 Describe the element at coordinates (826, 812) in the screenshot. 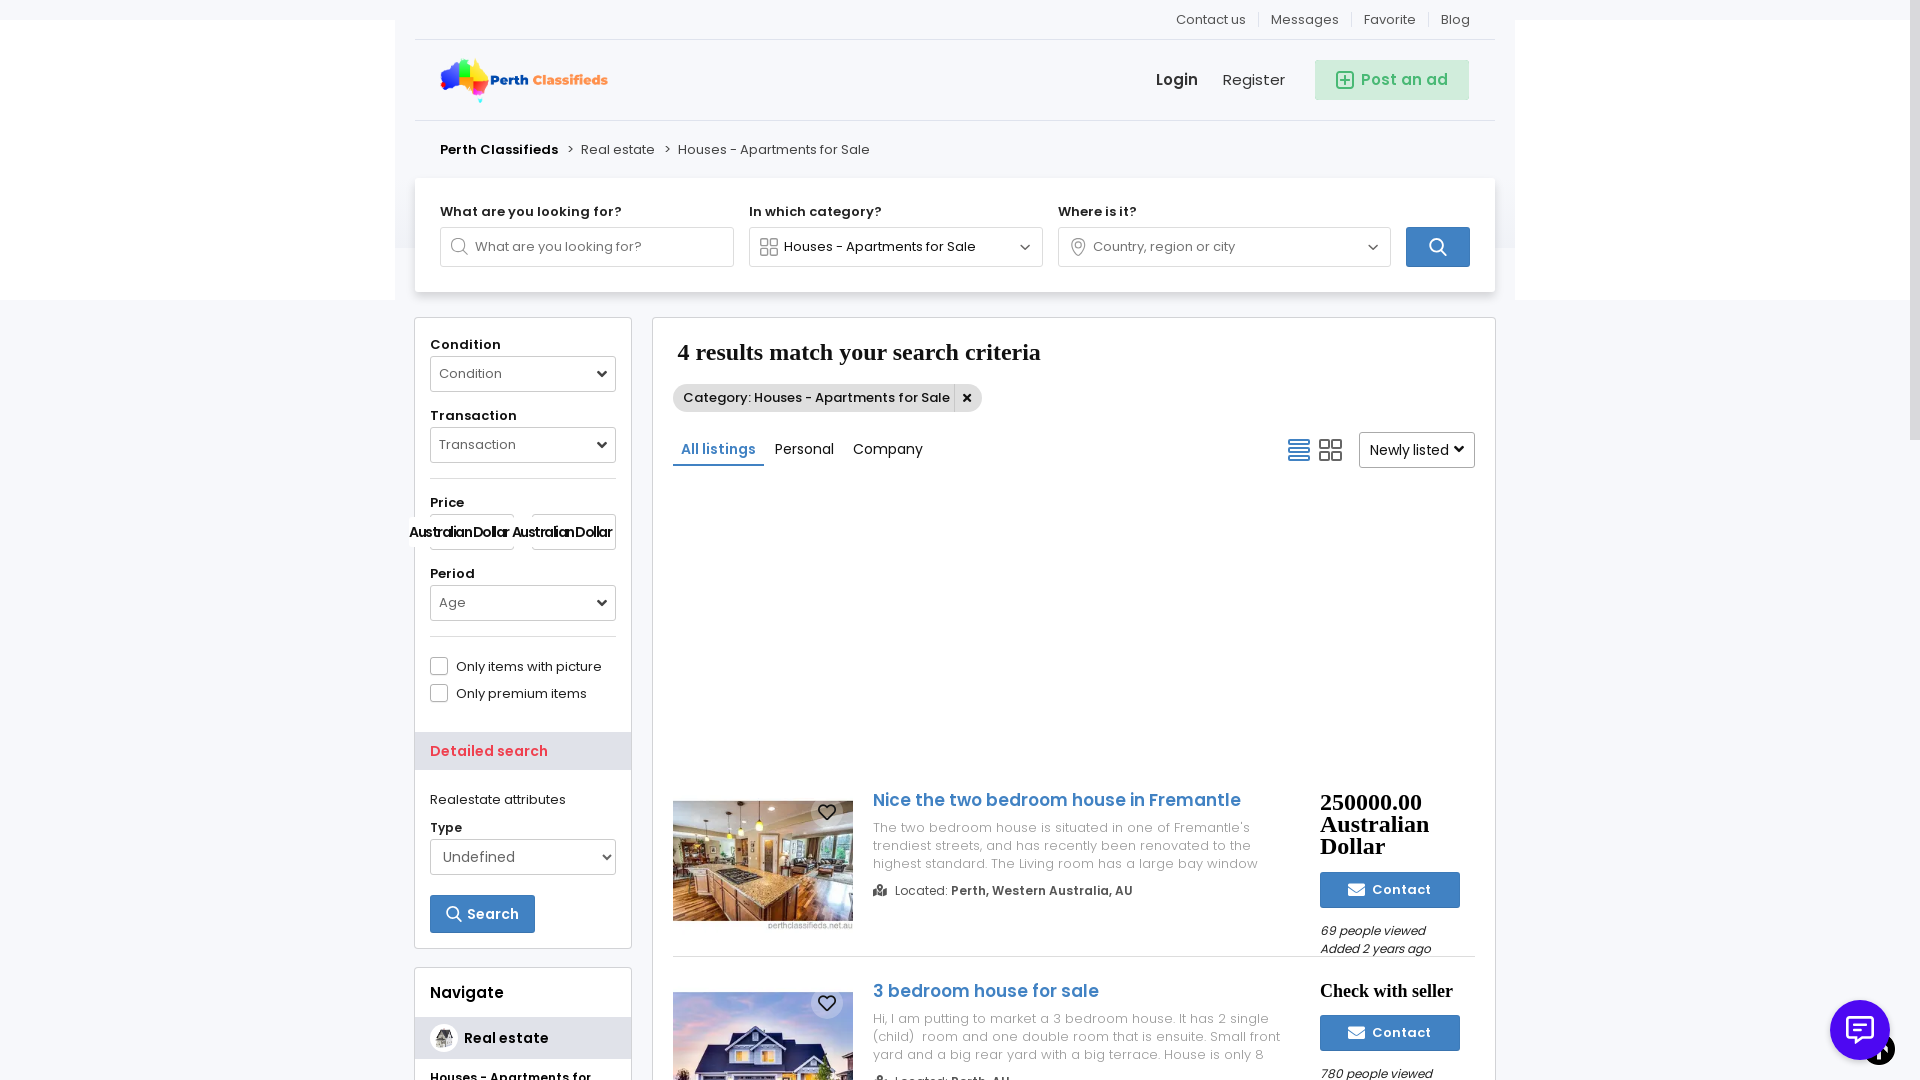

I see `'Save to favorite'` at that location.